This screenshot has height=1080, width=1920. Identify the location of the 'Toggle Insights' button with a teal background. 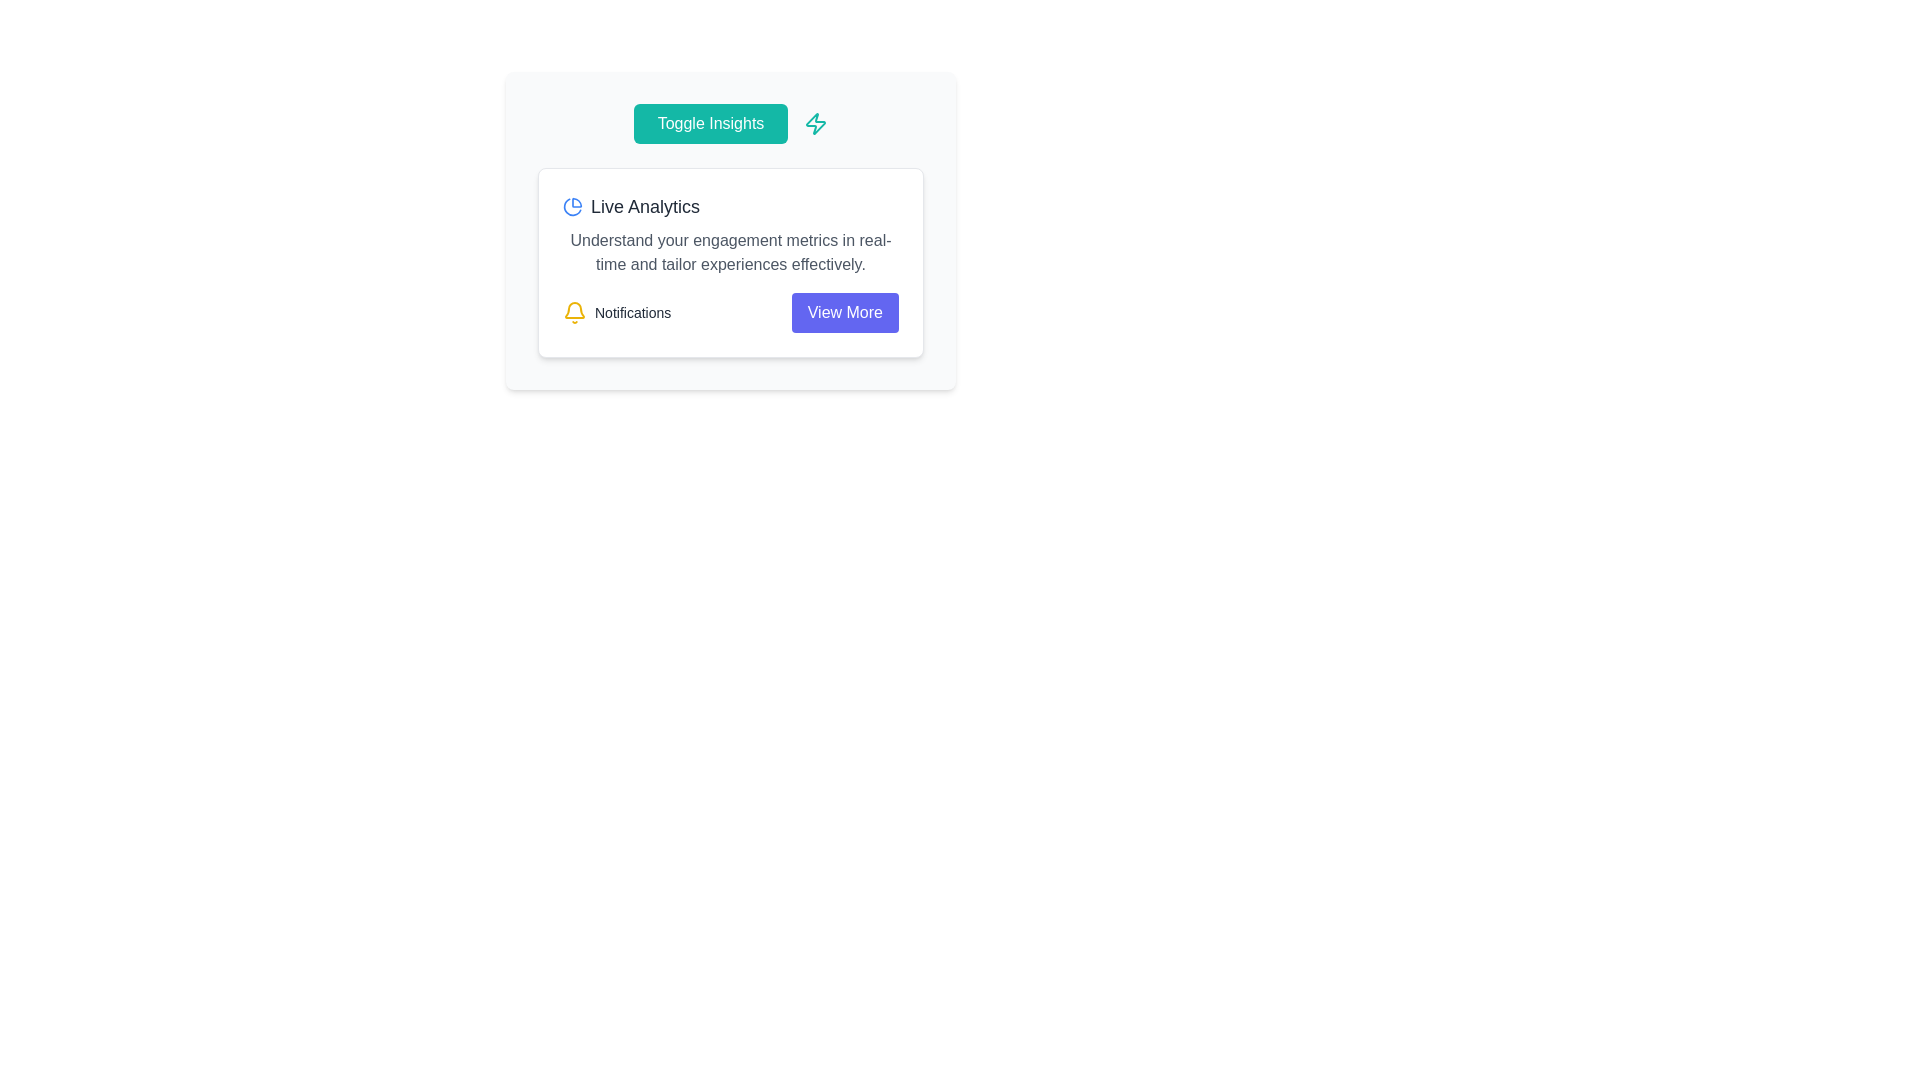
(710, 123).